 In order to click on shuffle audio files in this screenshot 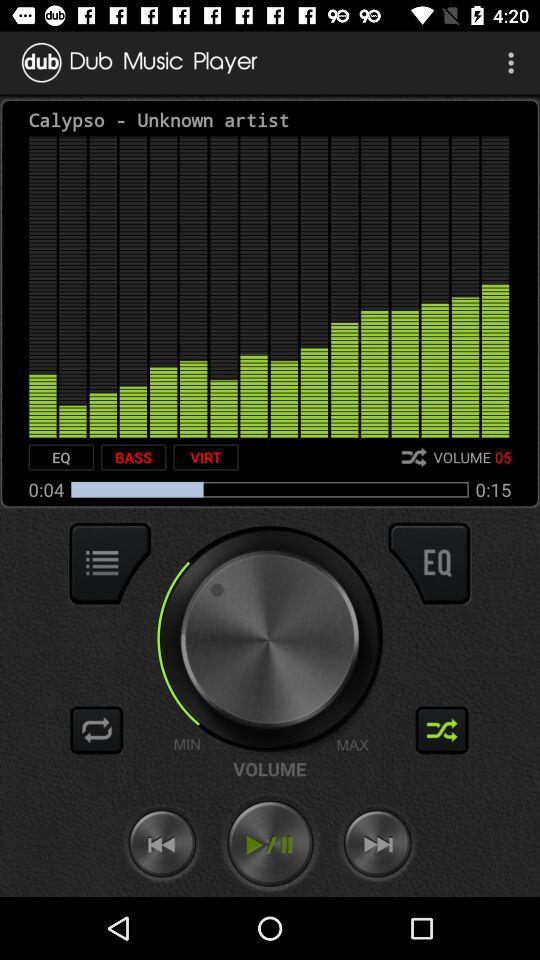, I will do `click(442, 729)`.